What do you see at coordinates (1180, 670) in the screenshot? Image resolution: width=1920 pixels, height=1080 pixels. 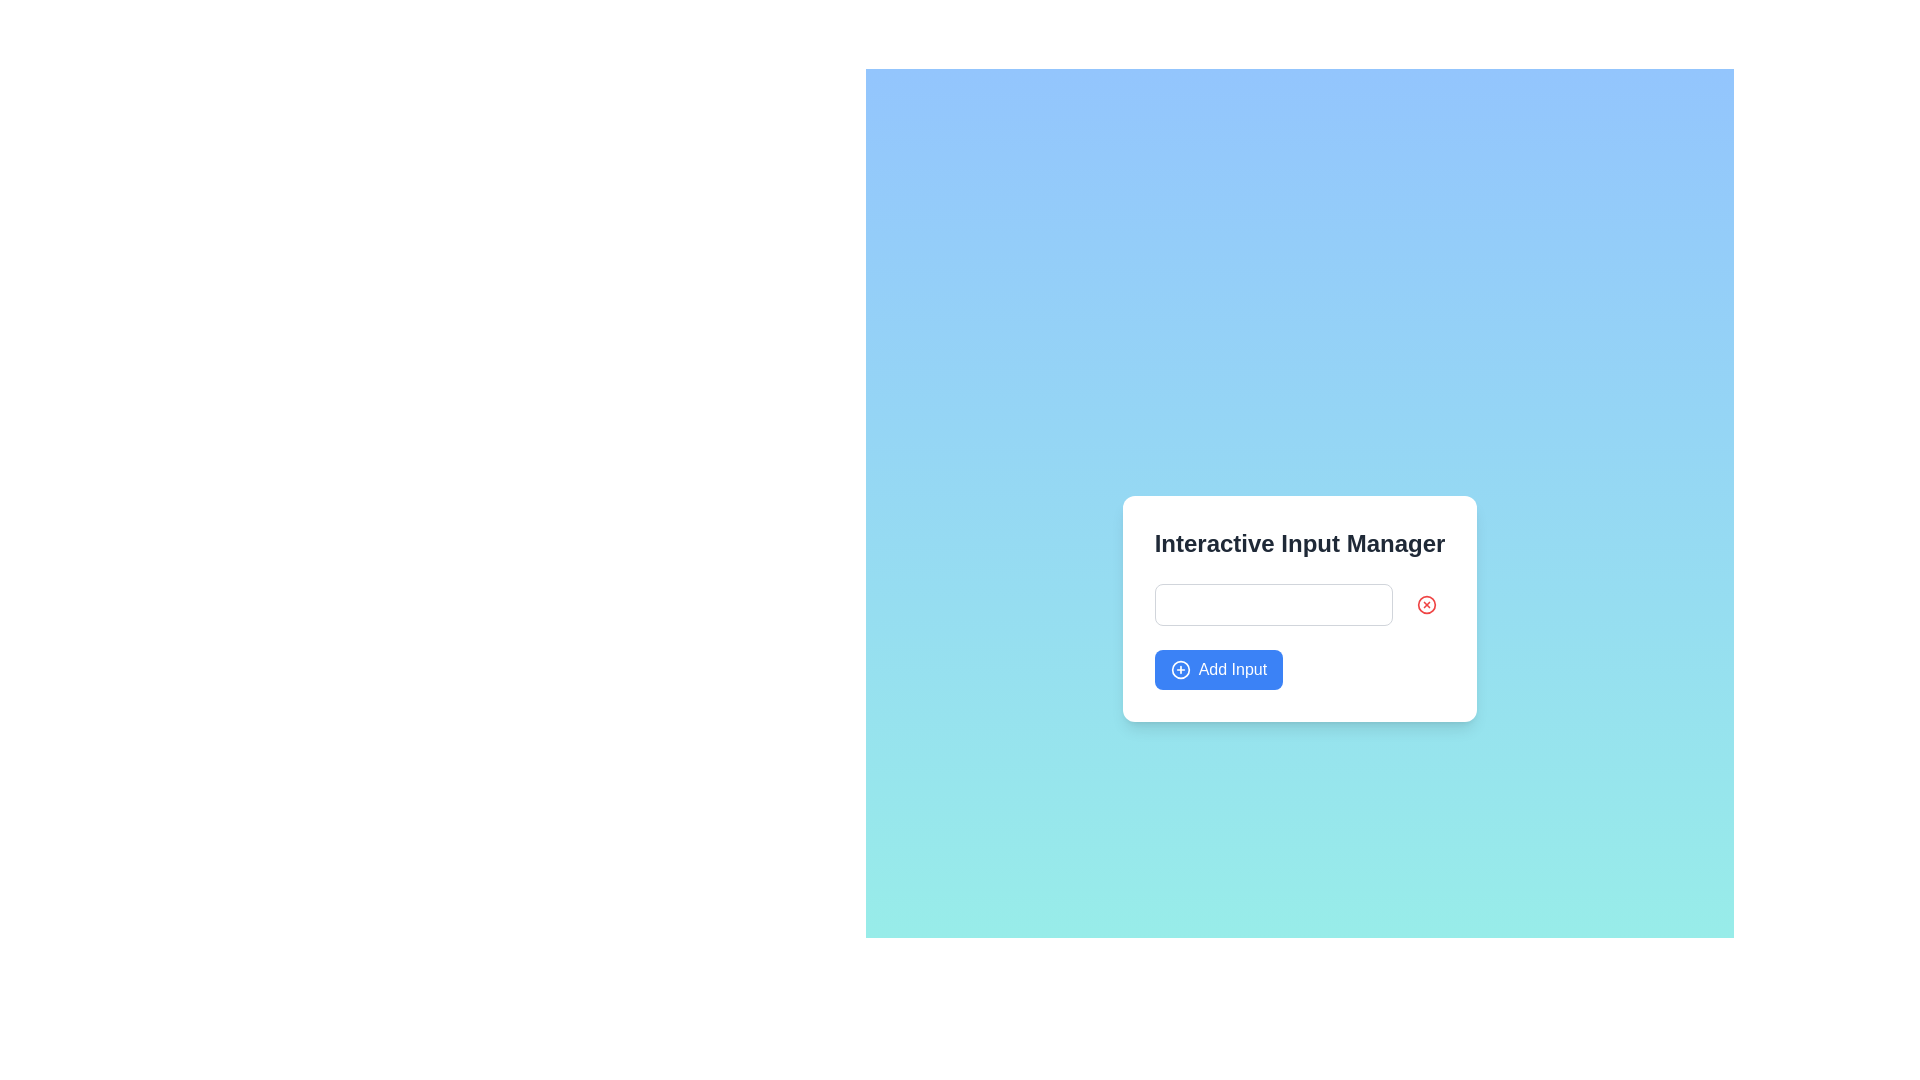 I see `the circular icon with a plus sign located inside the blue 'Add Input' button, positioned towards the left side` at bounding box center [1180, 670].